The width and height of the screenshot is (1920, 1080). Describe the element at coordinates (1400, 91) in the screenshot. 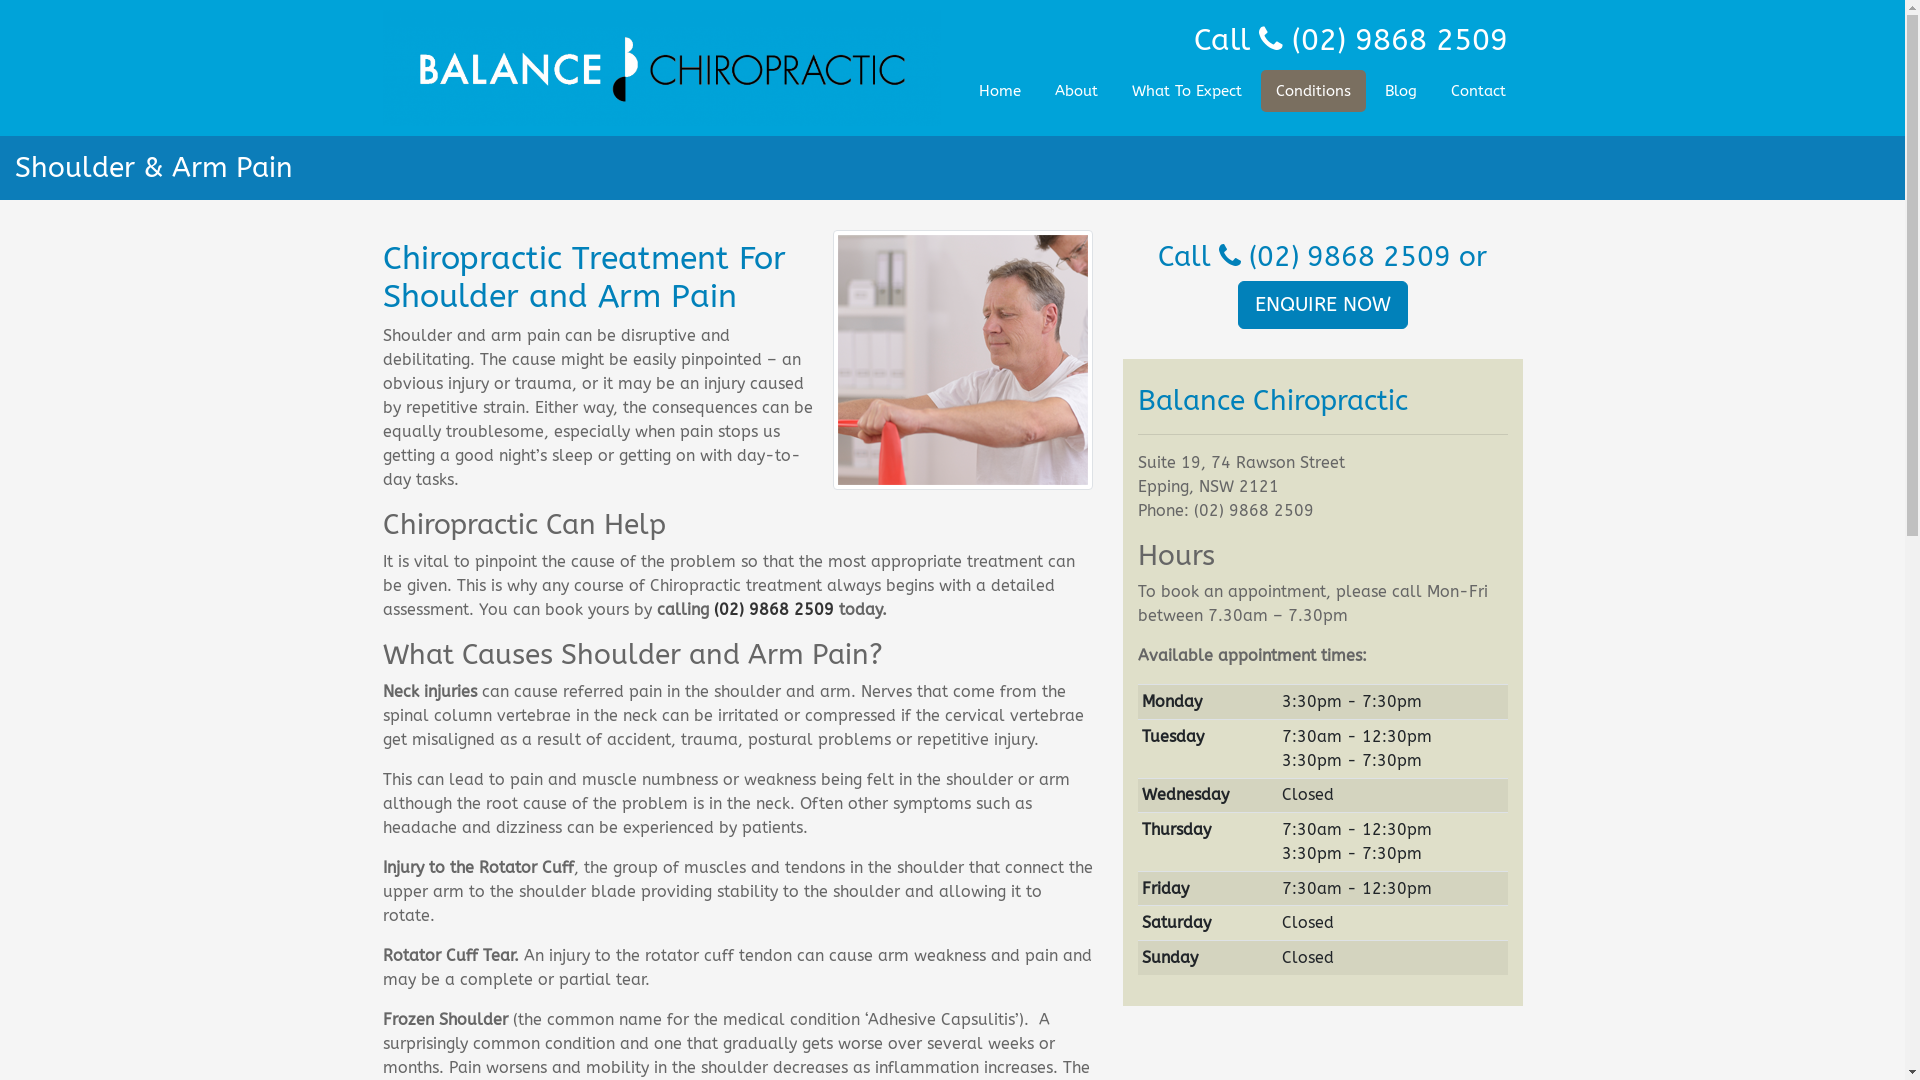

I see `'Blog'` at that location.